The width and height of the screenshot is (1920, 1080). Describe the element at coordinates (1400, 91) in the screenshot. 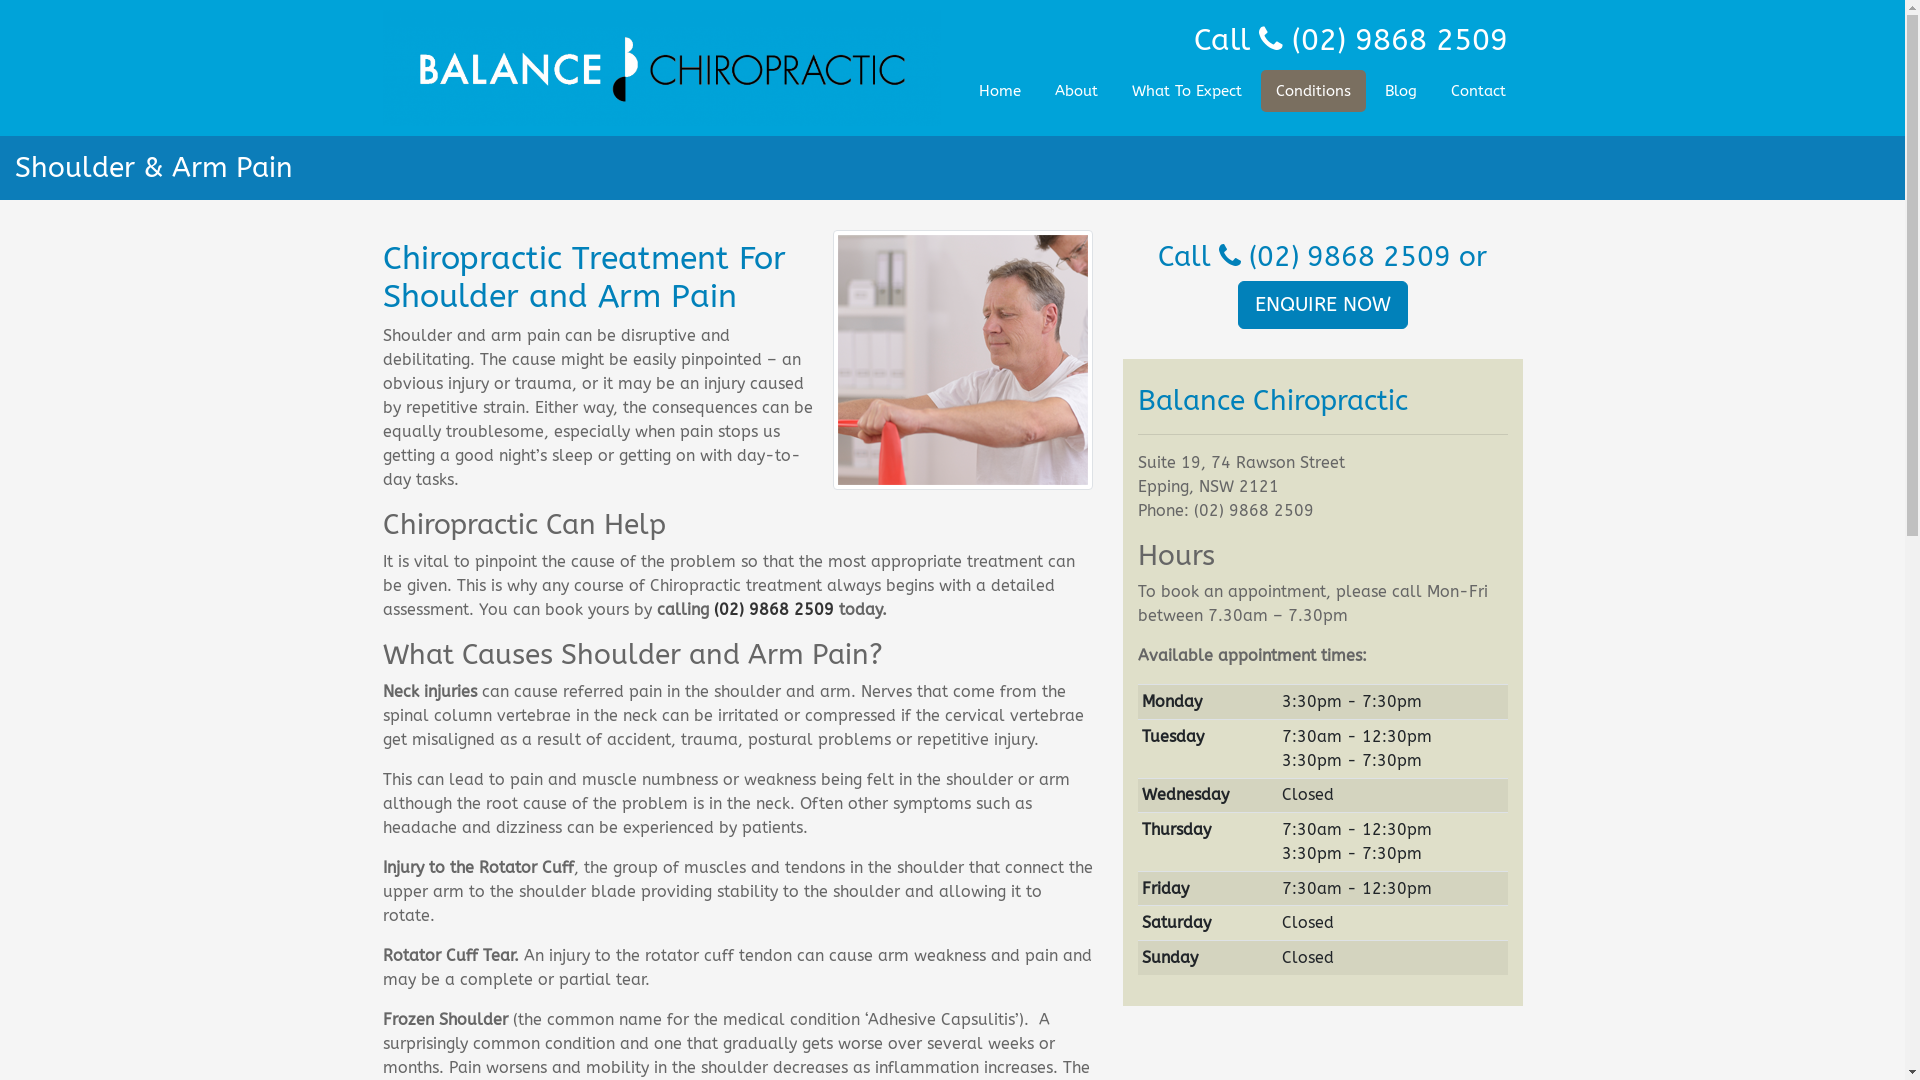

I see `'Blog'` at that location.